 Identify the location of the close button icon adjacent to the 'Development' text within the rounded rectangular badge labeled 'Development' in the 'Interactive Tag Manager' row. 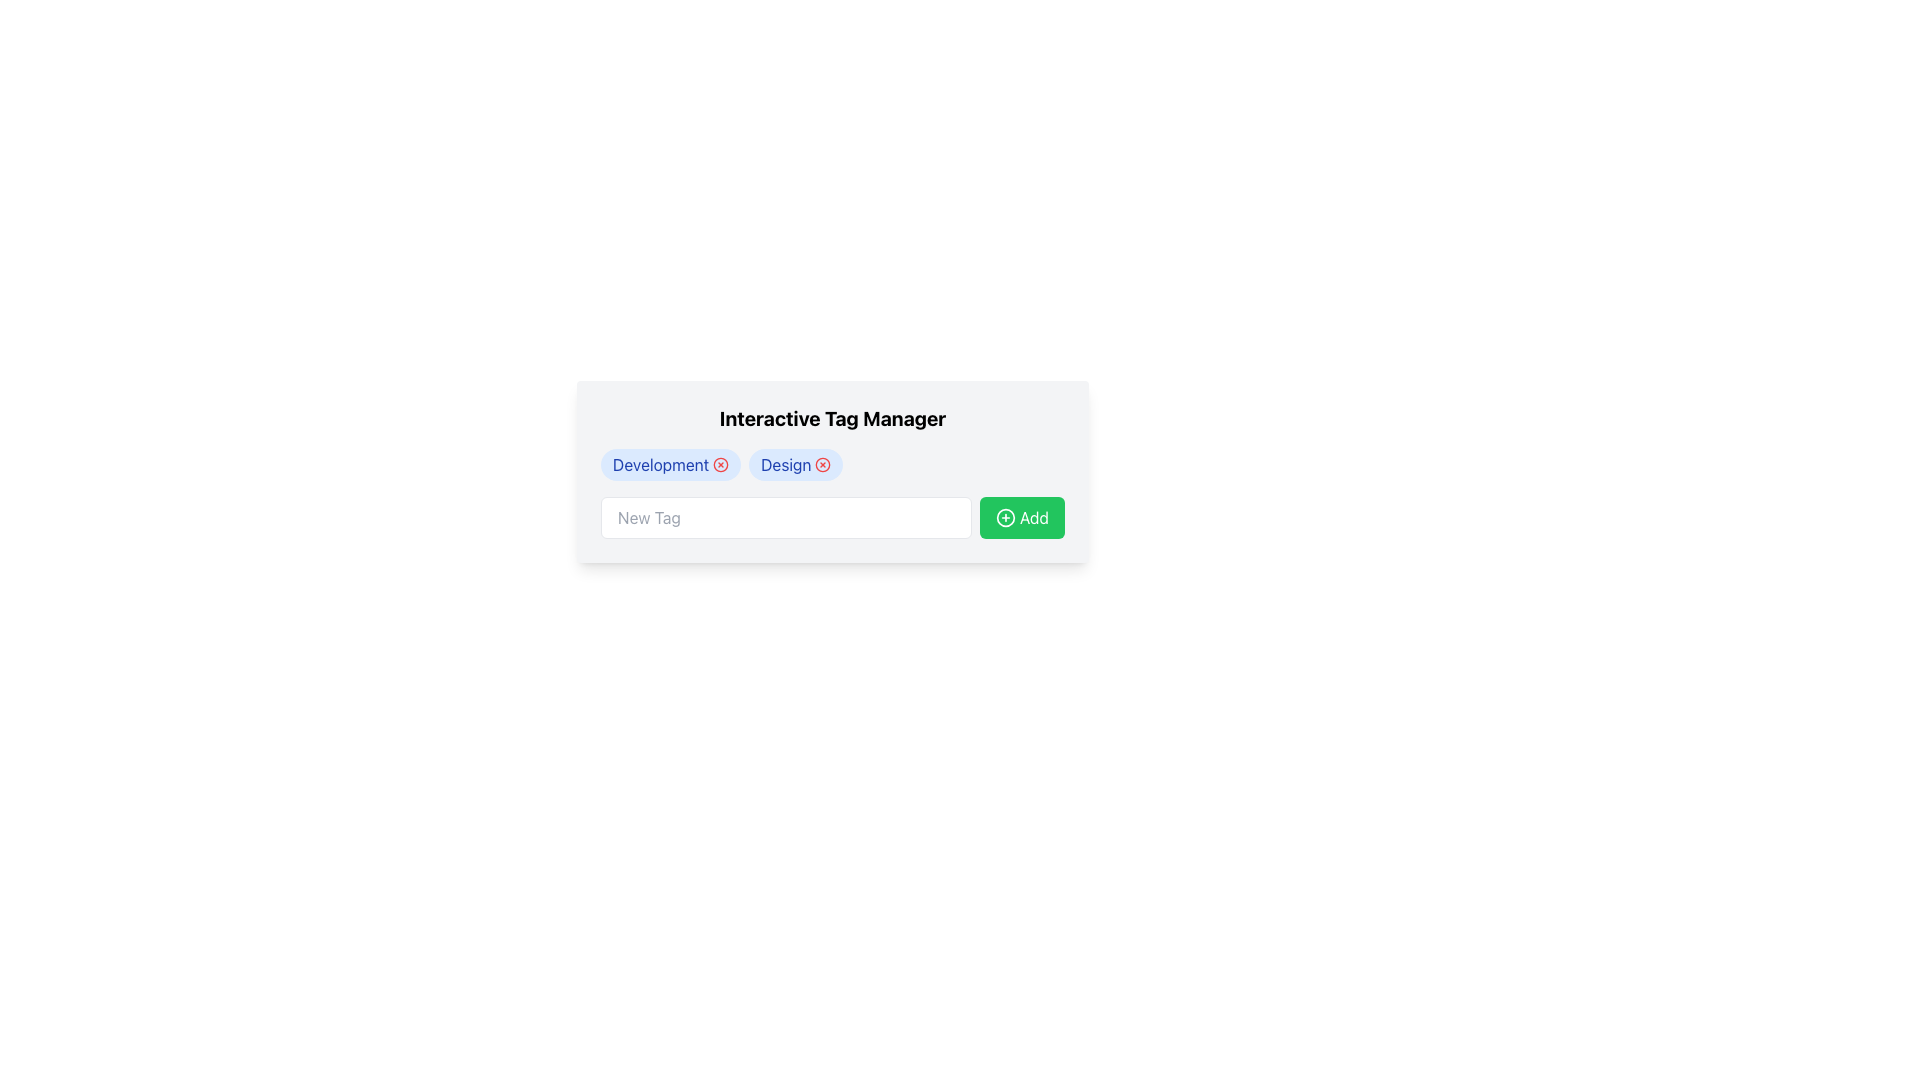
(720, 465).